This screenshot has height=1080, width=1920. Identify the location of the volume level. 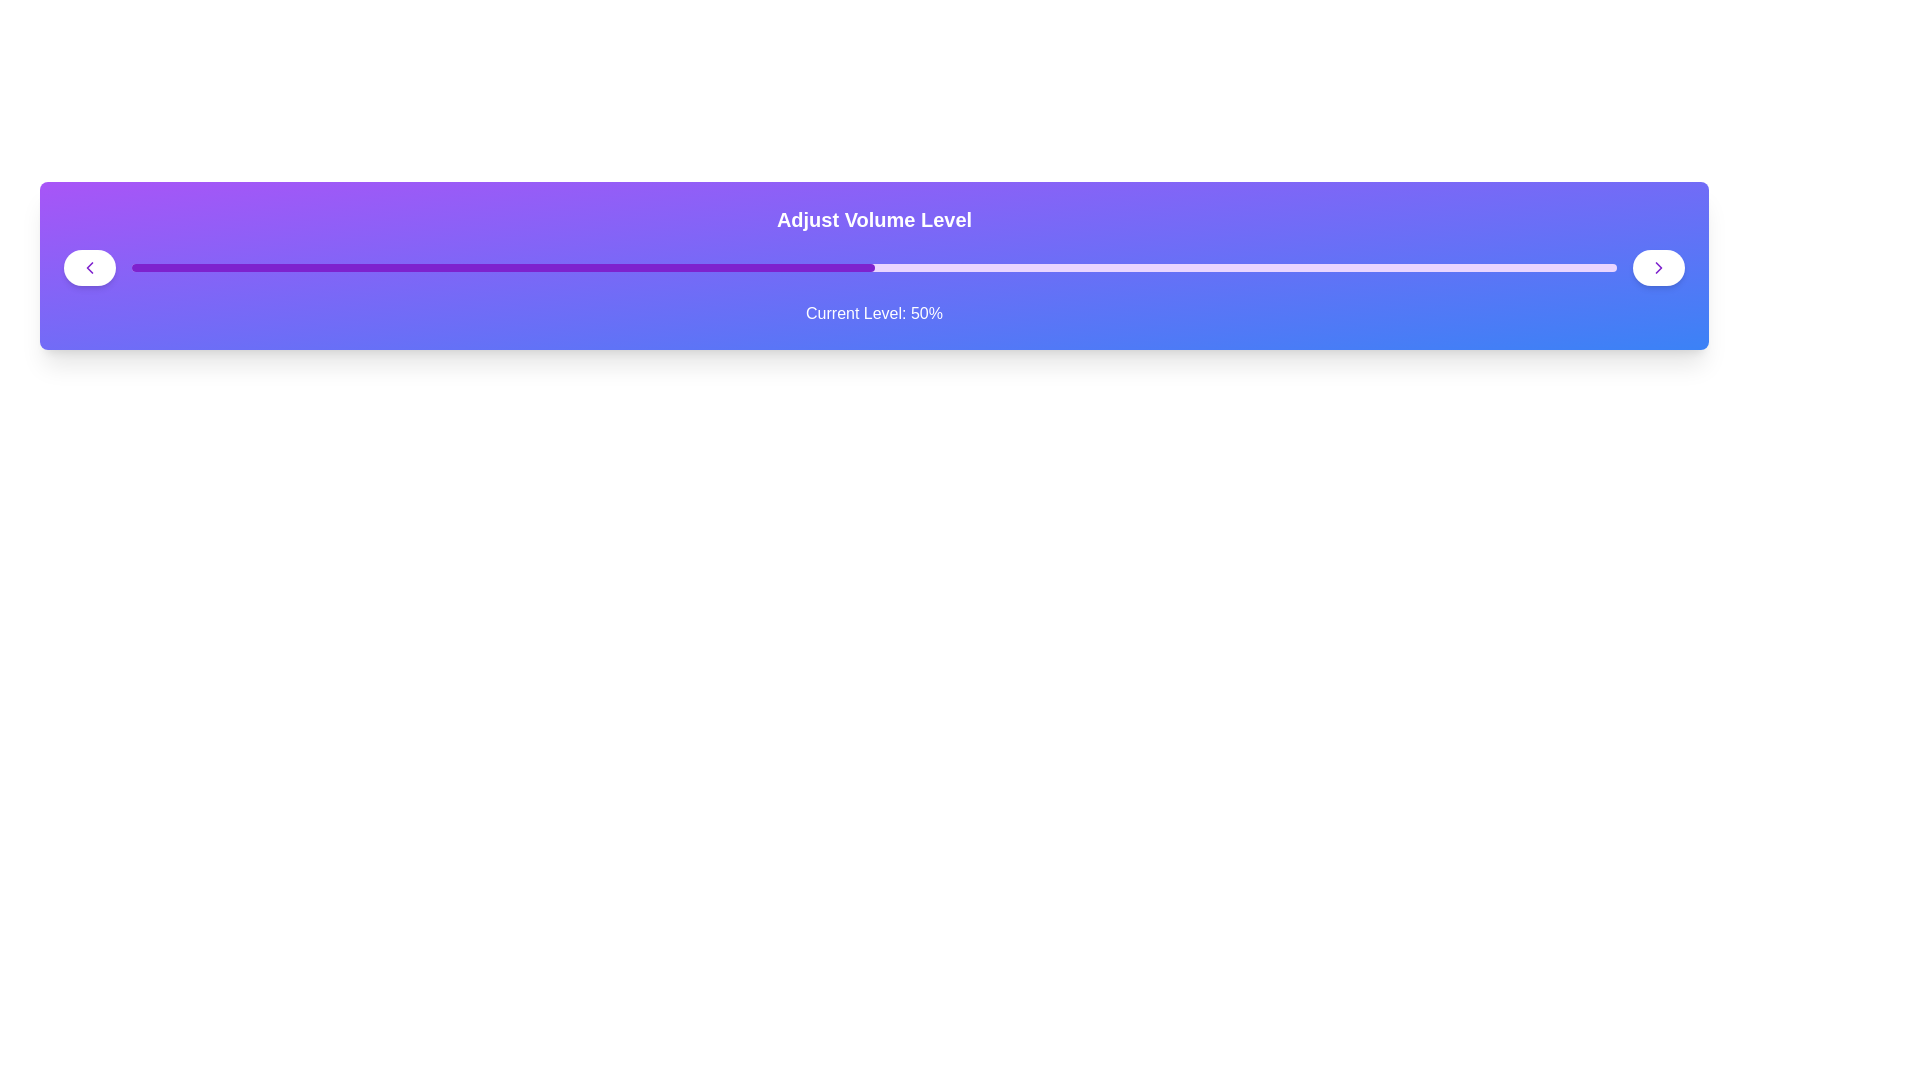
(815, 266).